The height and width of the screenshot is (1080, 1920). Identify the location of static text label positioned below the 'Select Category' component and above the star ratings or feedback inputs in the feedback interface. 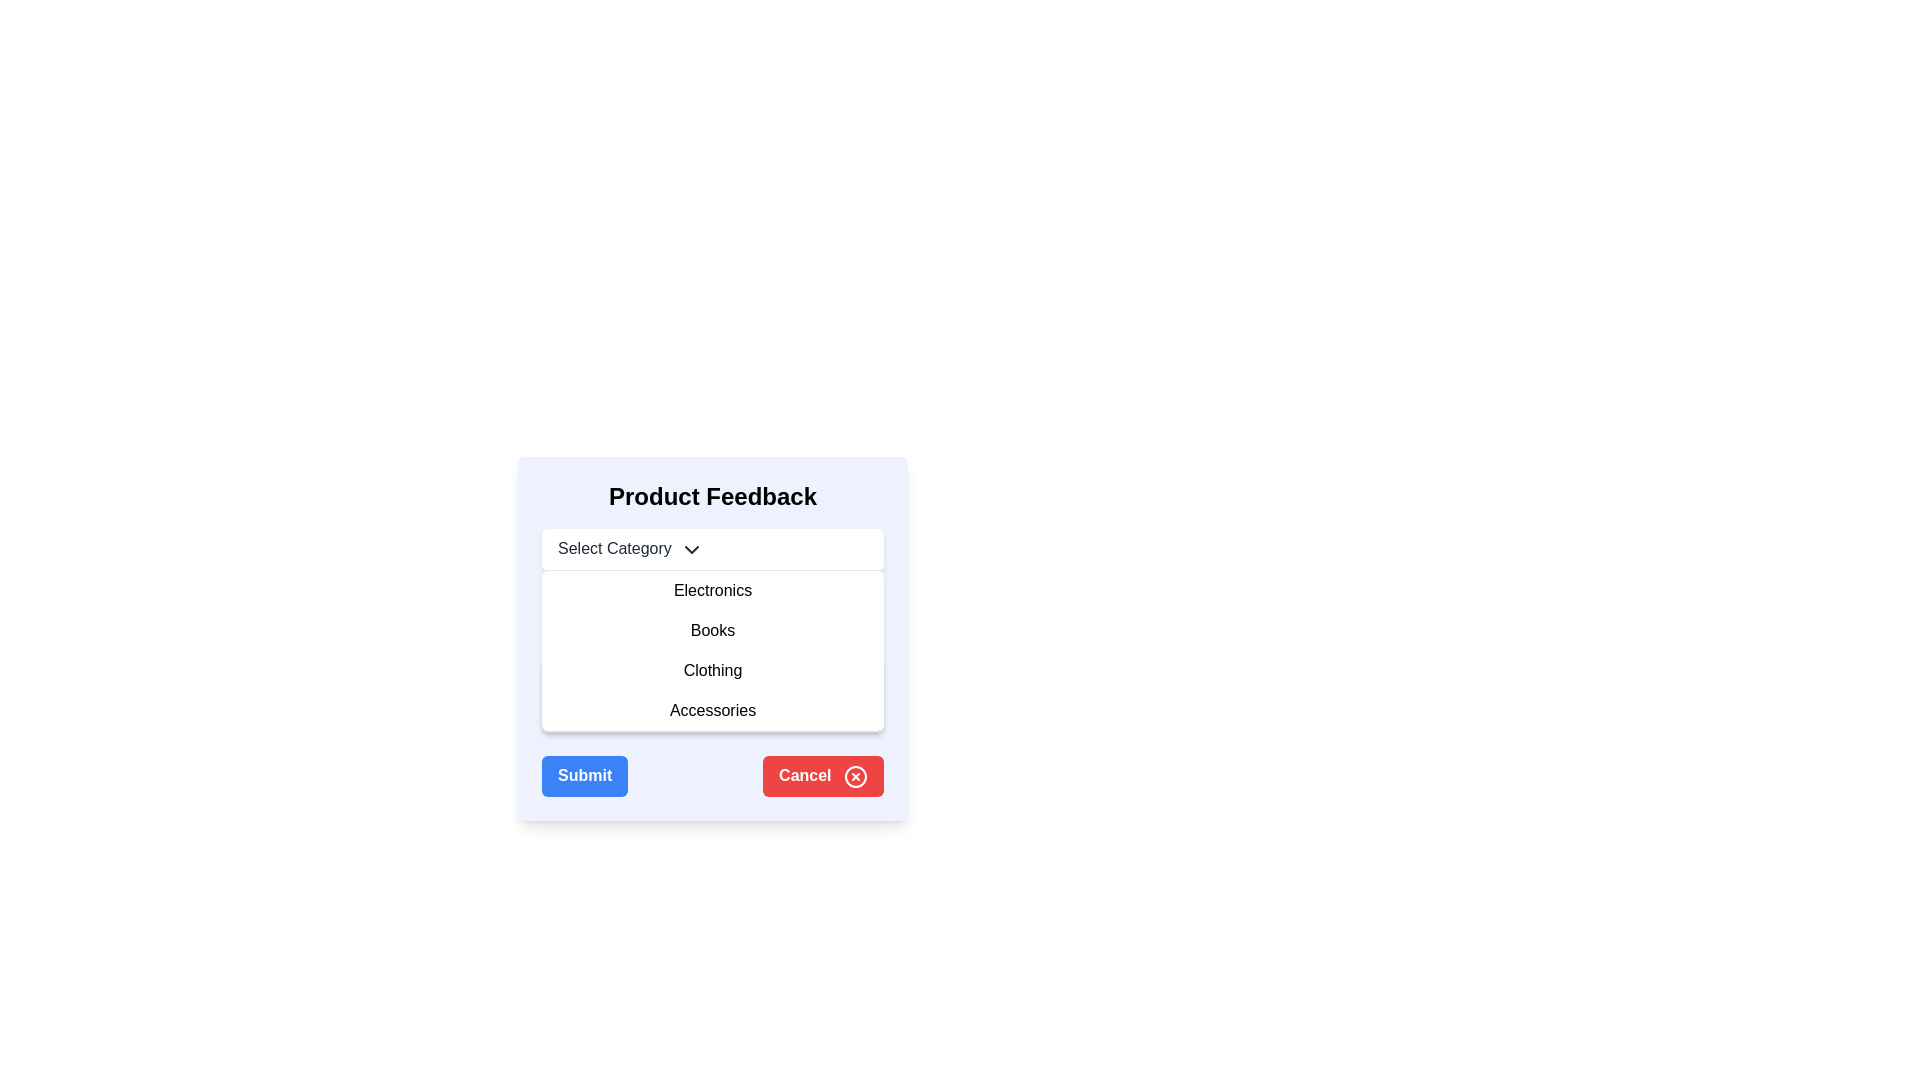
(713, 599).